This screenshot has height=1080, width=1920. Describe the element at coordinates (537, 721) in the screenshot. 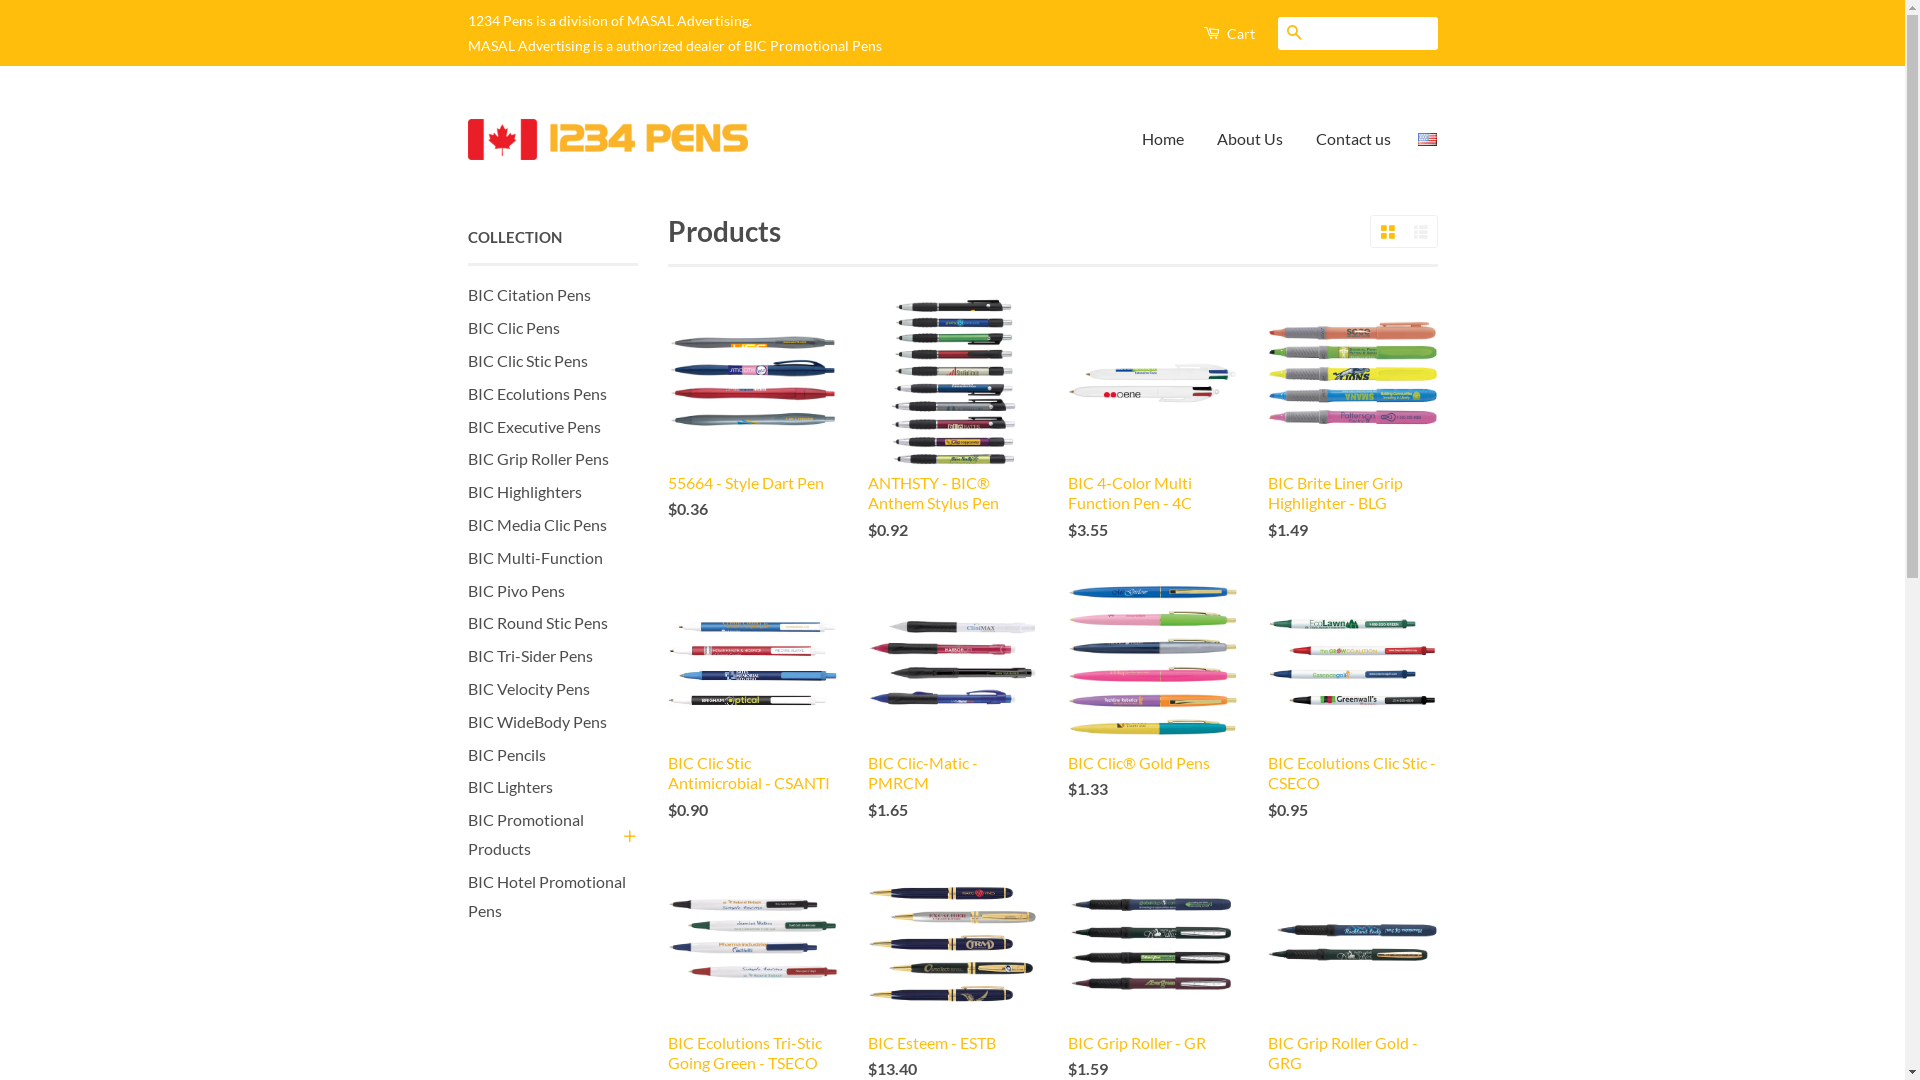

I see `'BIC WideBody Pens'` at that location.